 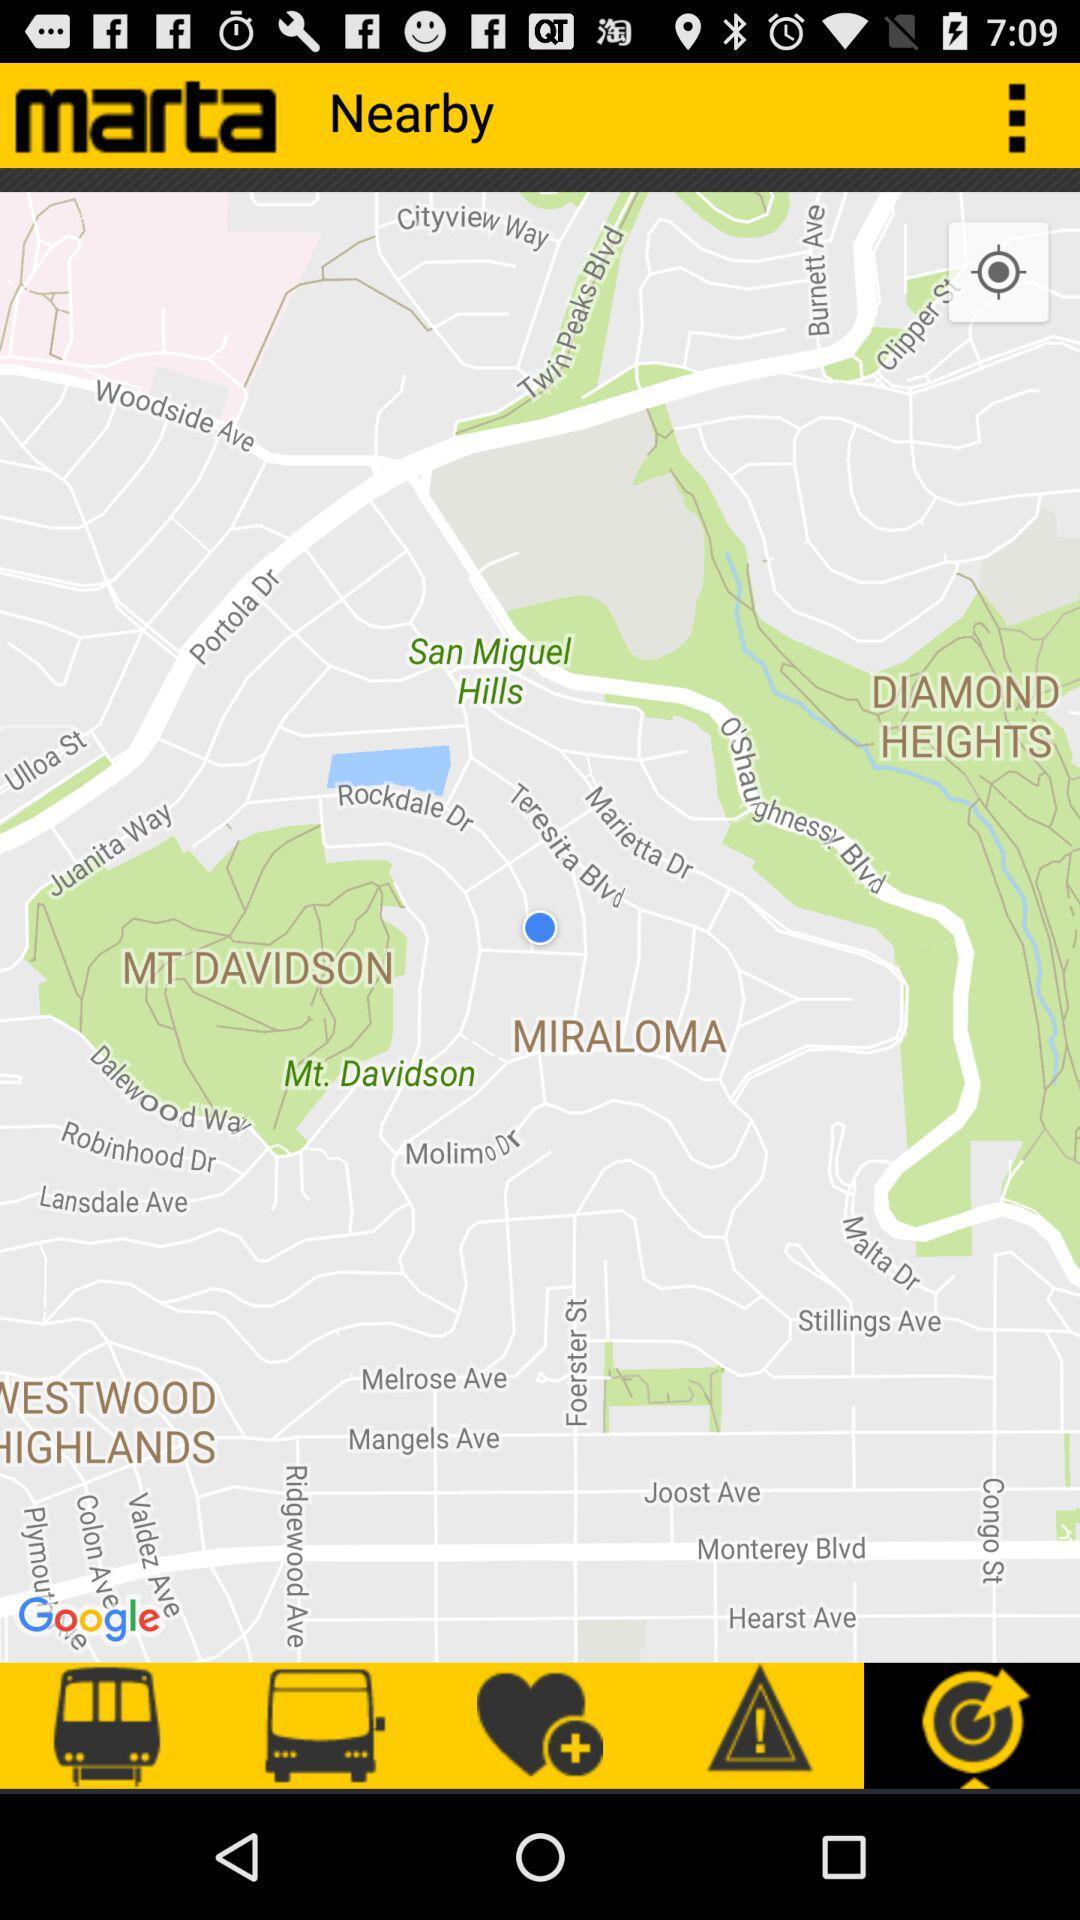 What do you see at coordinates (998, 291) in the screenshot?
I see `the location_crosshair icon` at bounding box center [998, 291].